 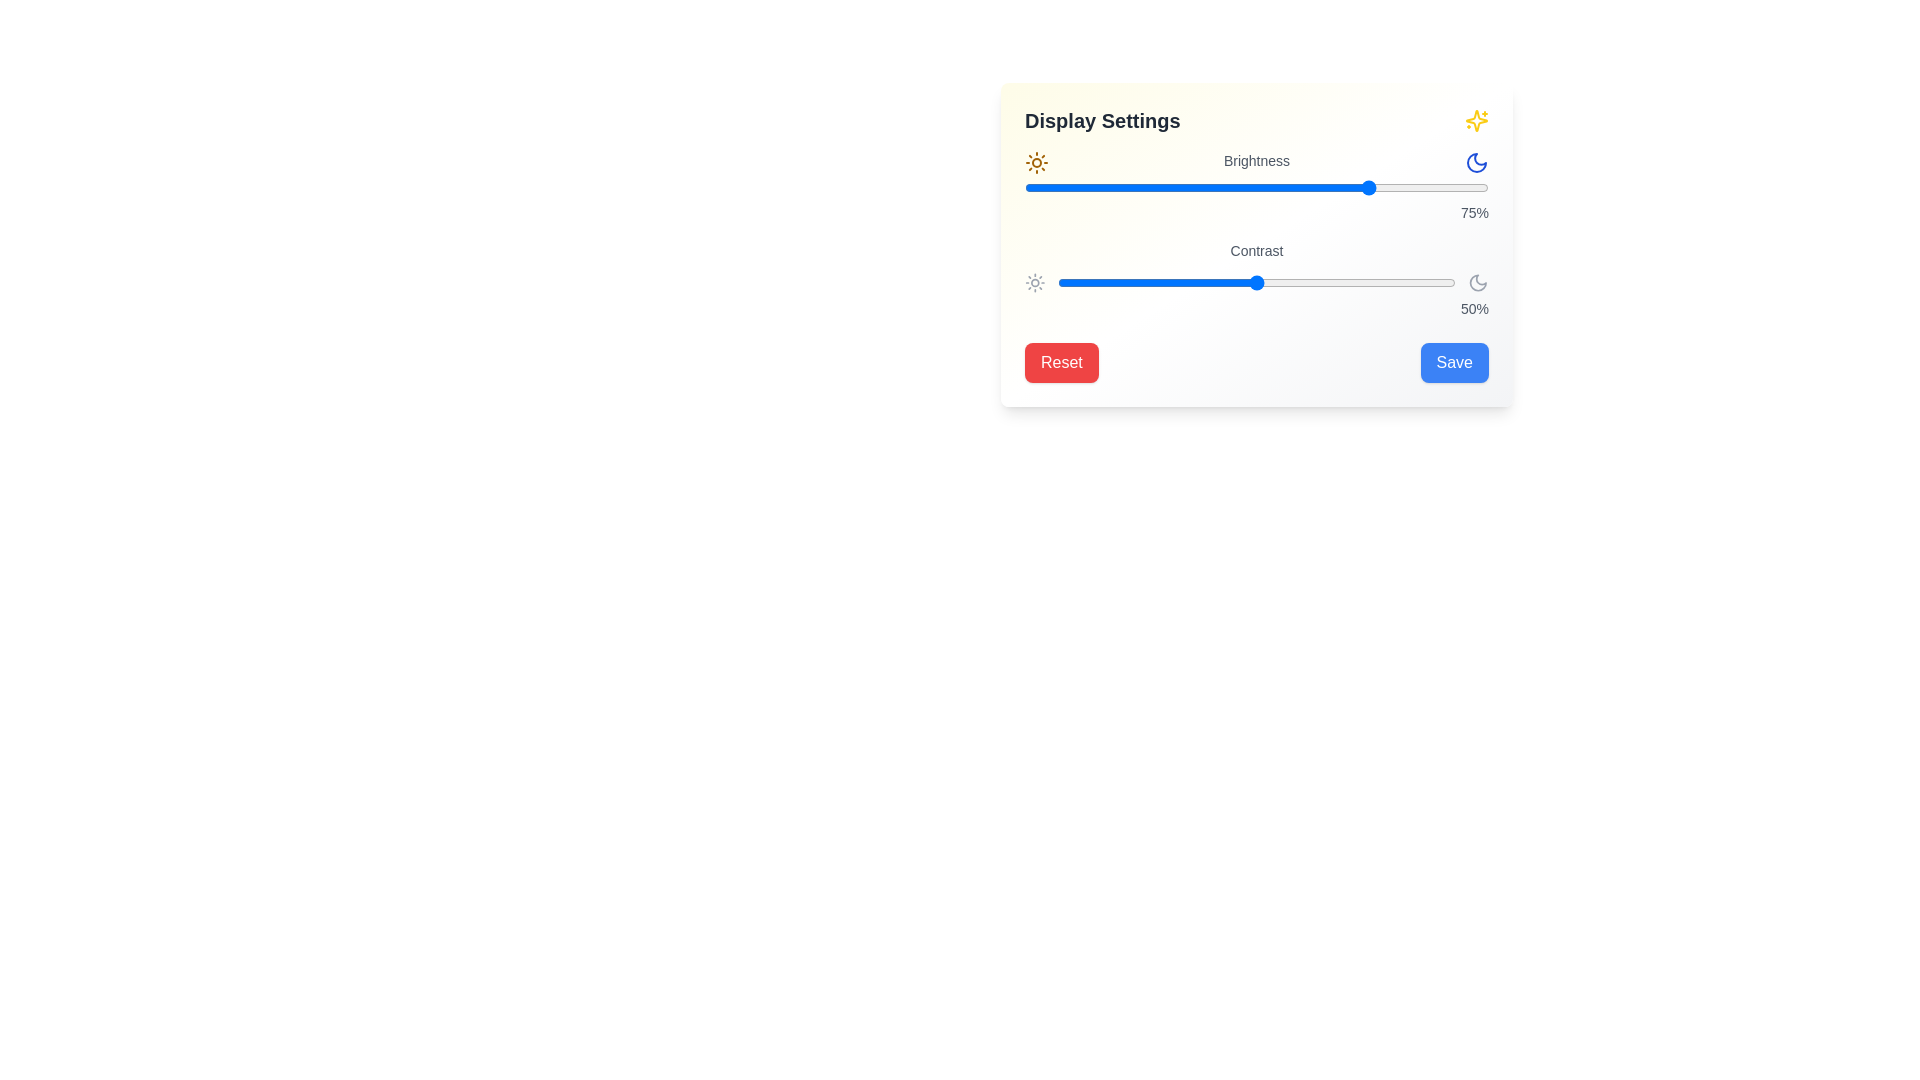 What do you see at coordinates (1375, 282) in the screenshot?
I see `the contrast` at bounding box center [1375, 282].